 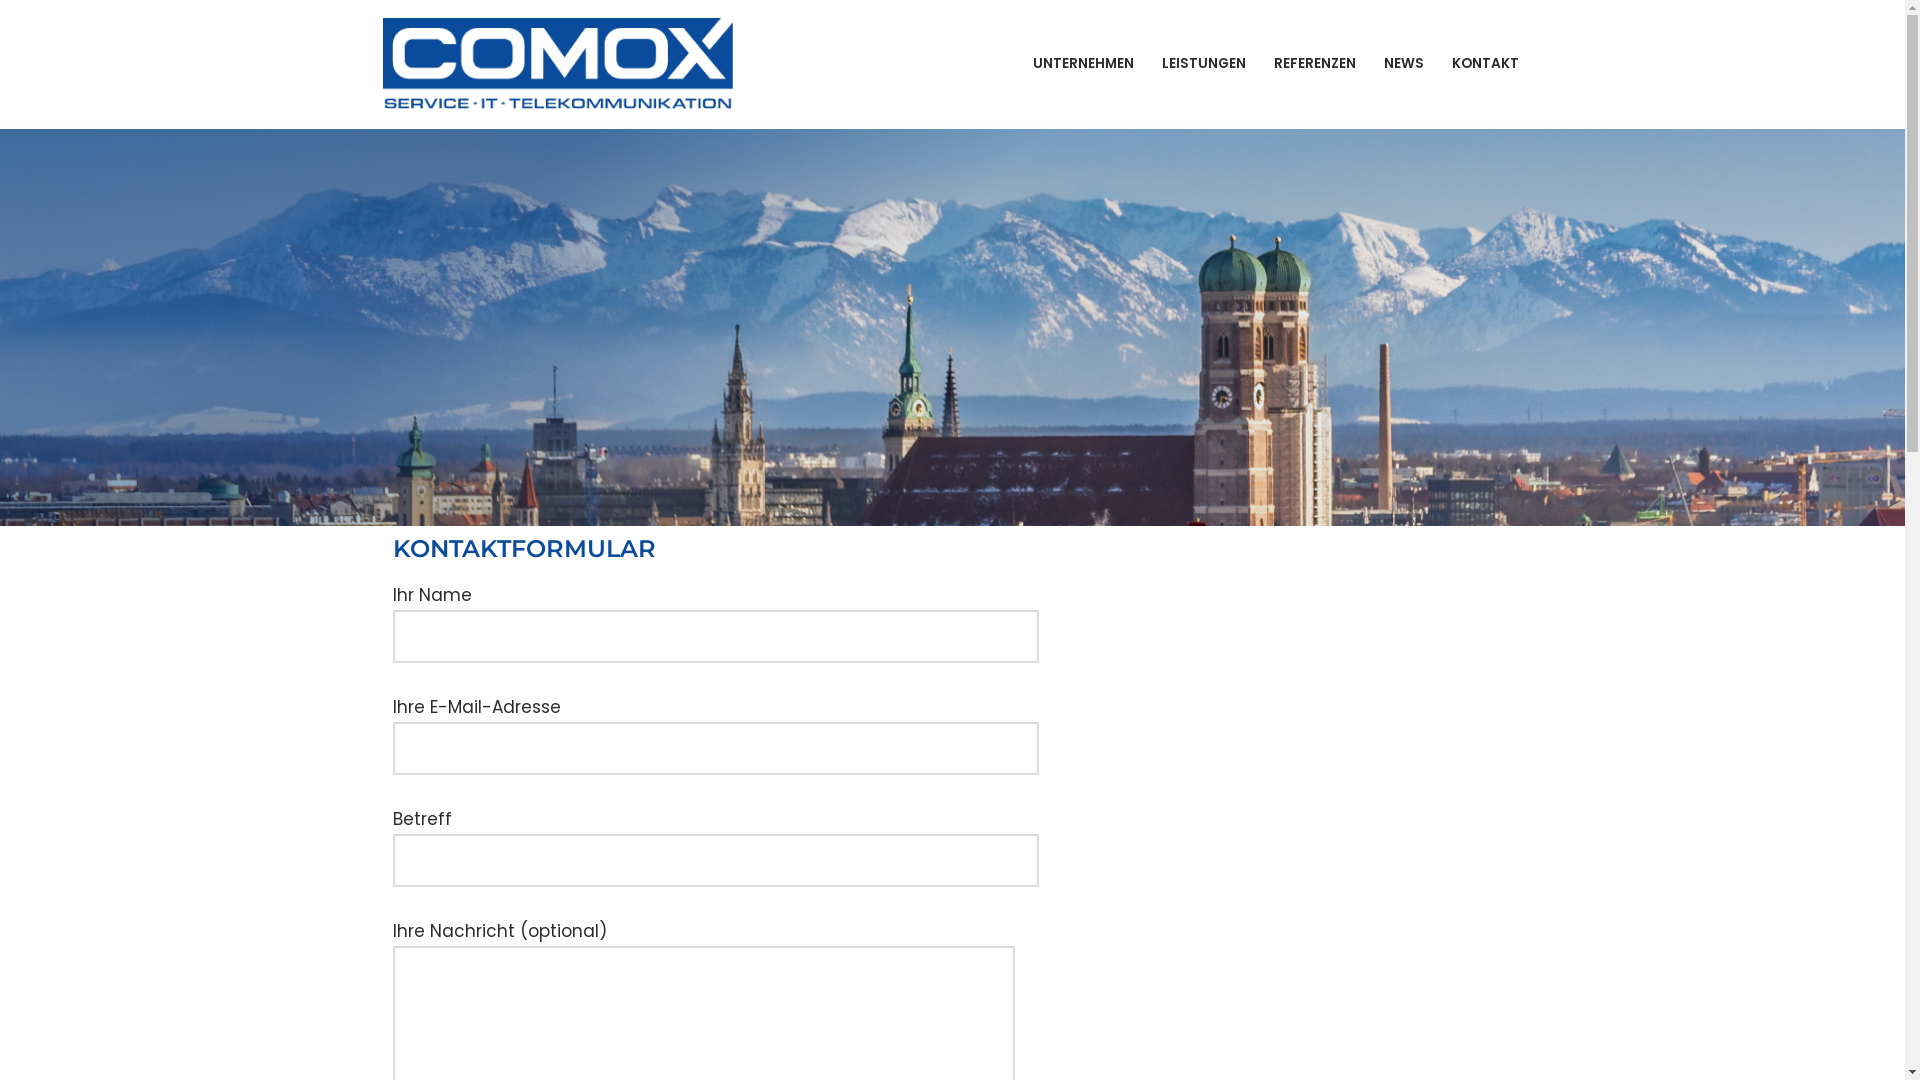 What do you see at coordinates (1451, 62) in the screenshot?
I see `'KONTAKT'` at bounding box center [1451, 62].